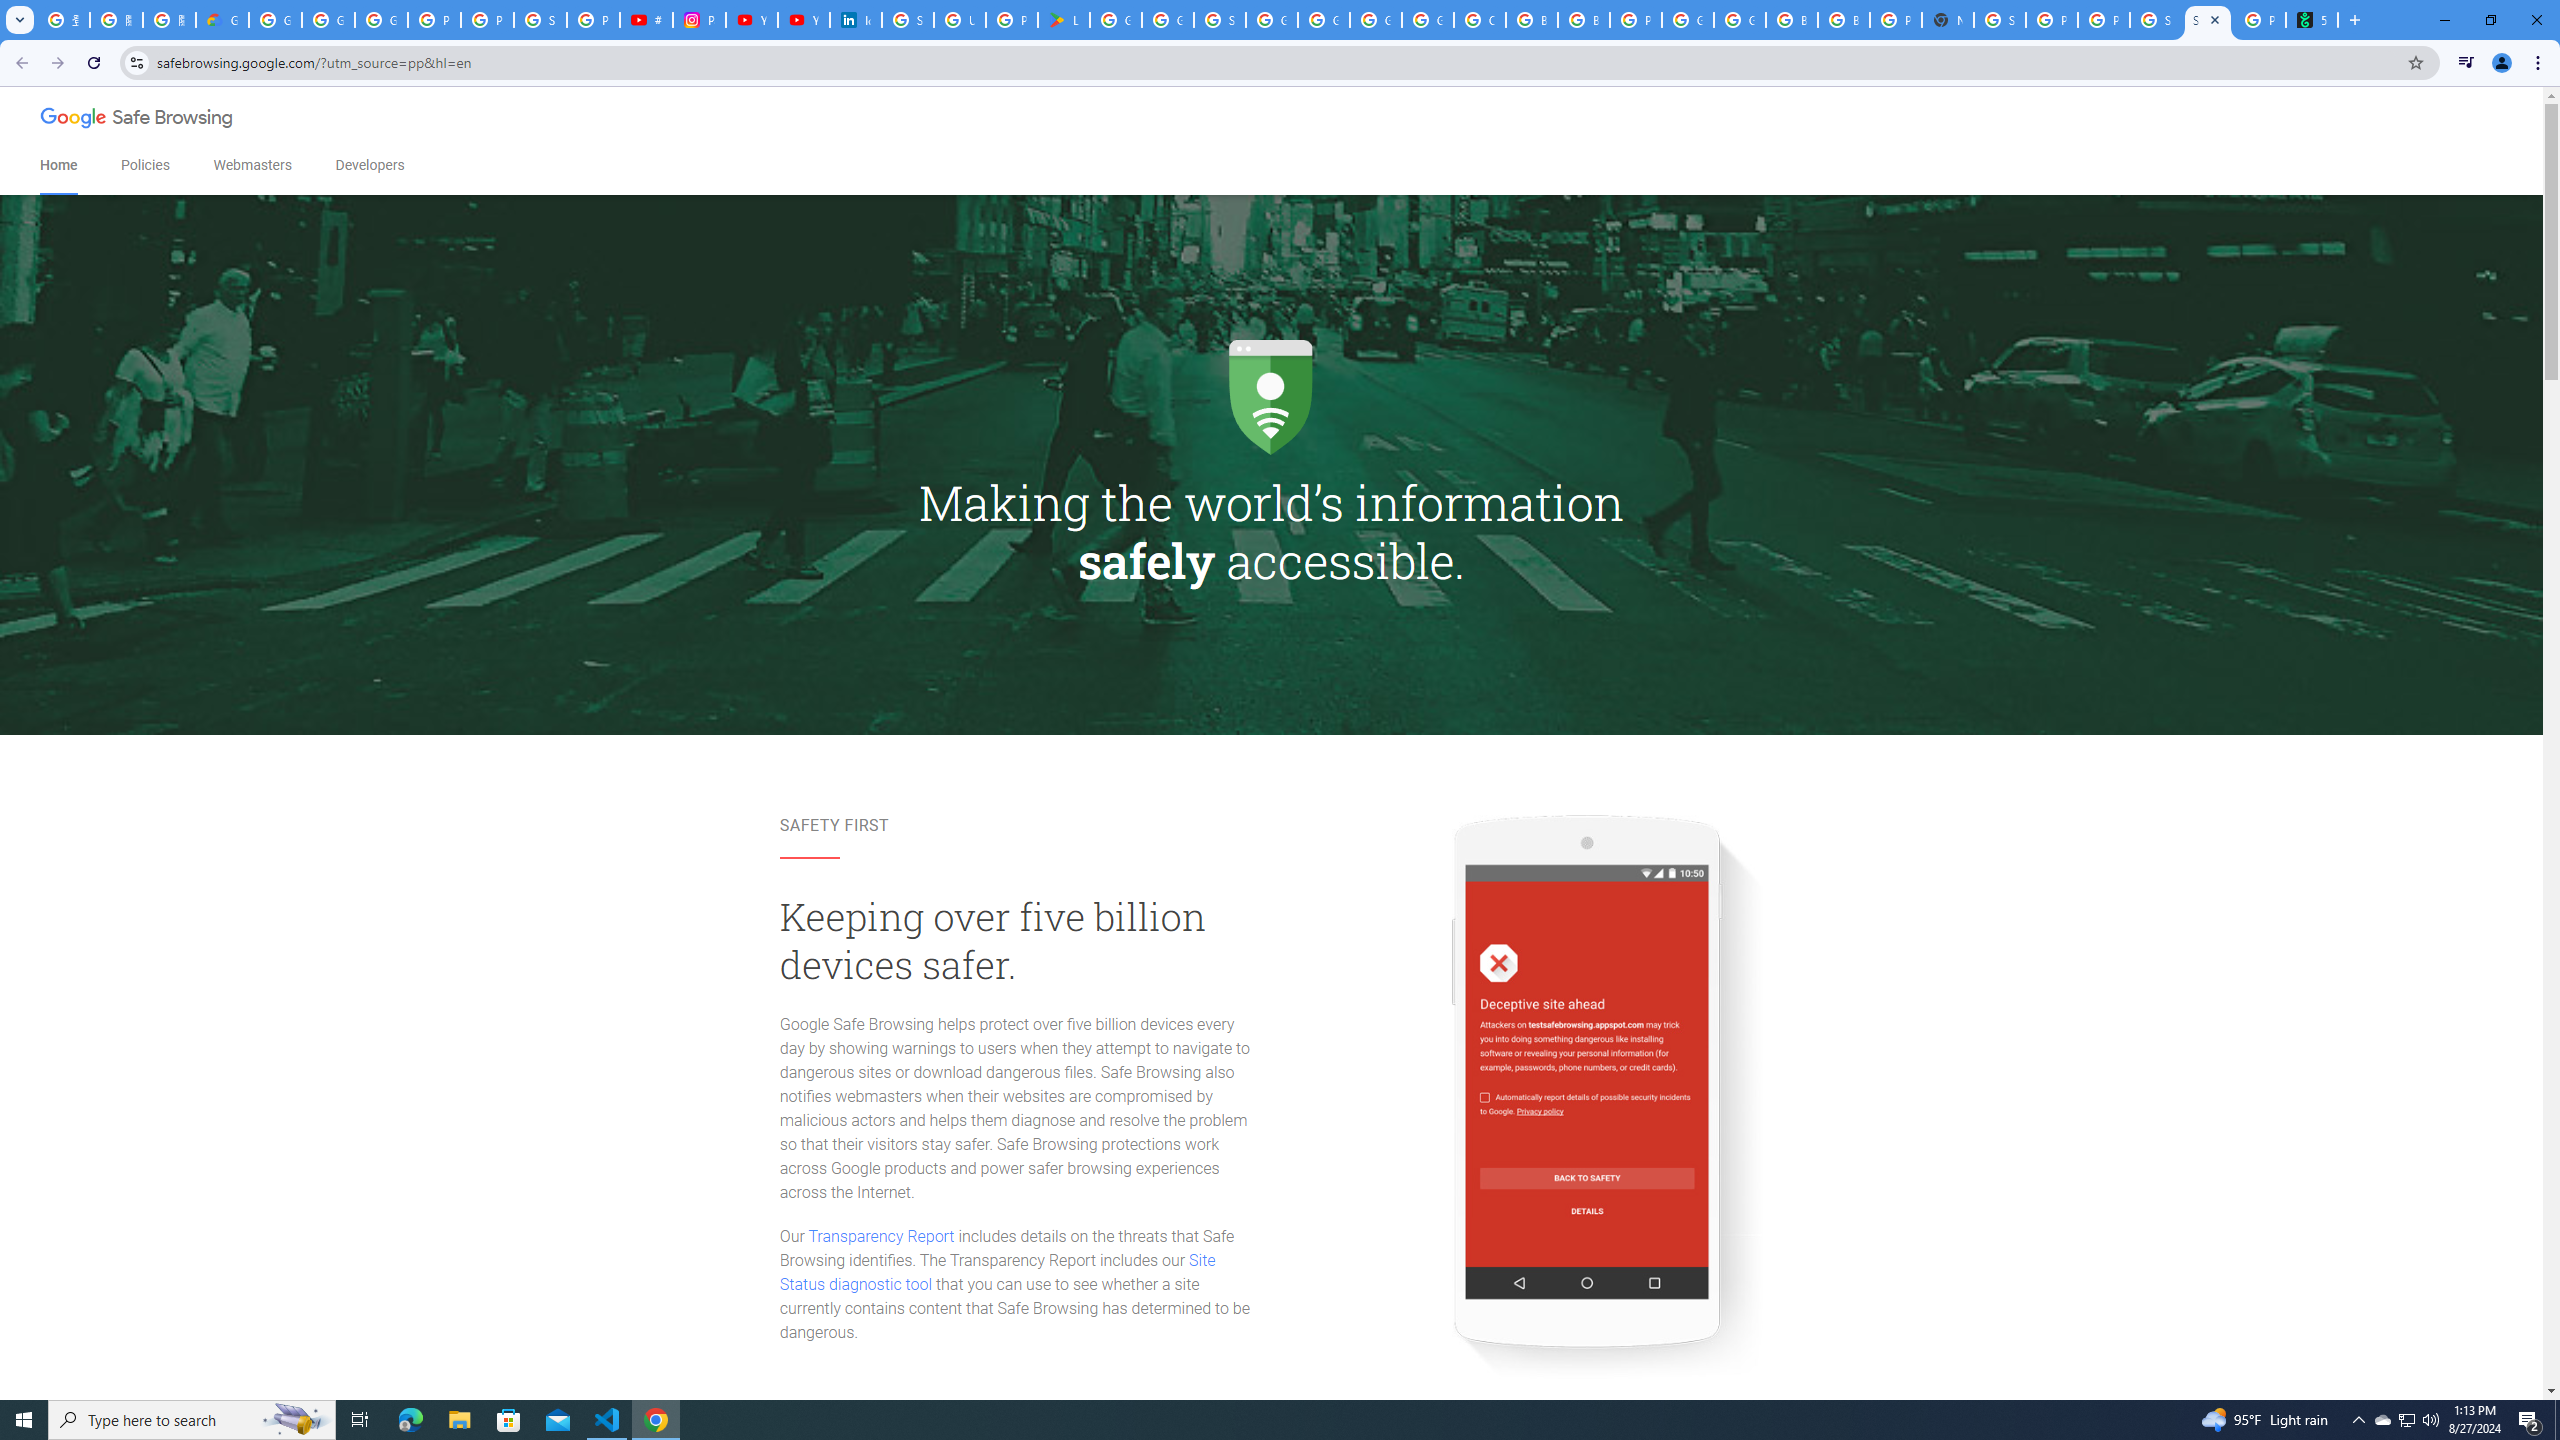 The image size is (2560, 1440). I want to click on 'Site Status diagnostic tool', so click(996, 1271).